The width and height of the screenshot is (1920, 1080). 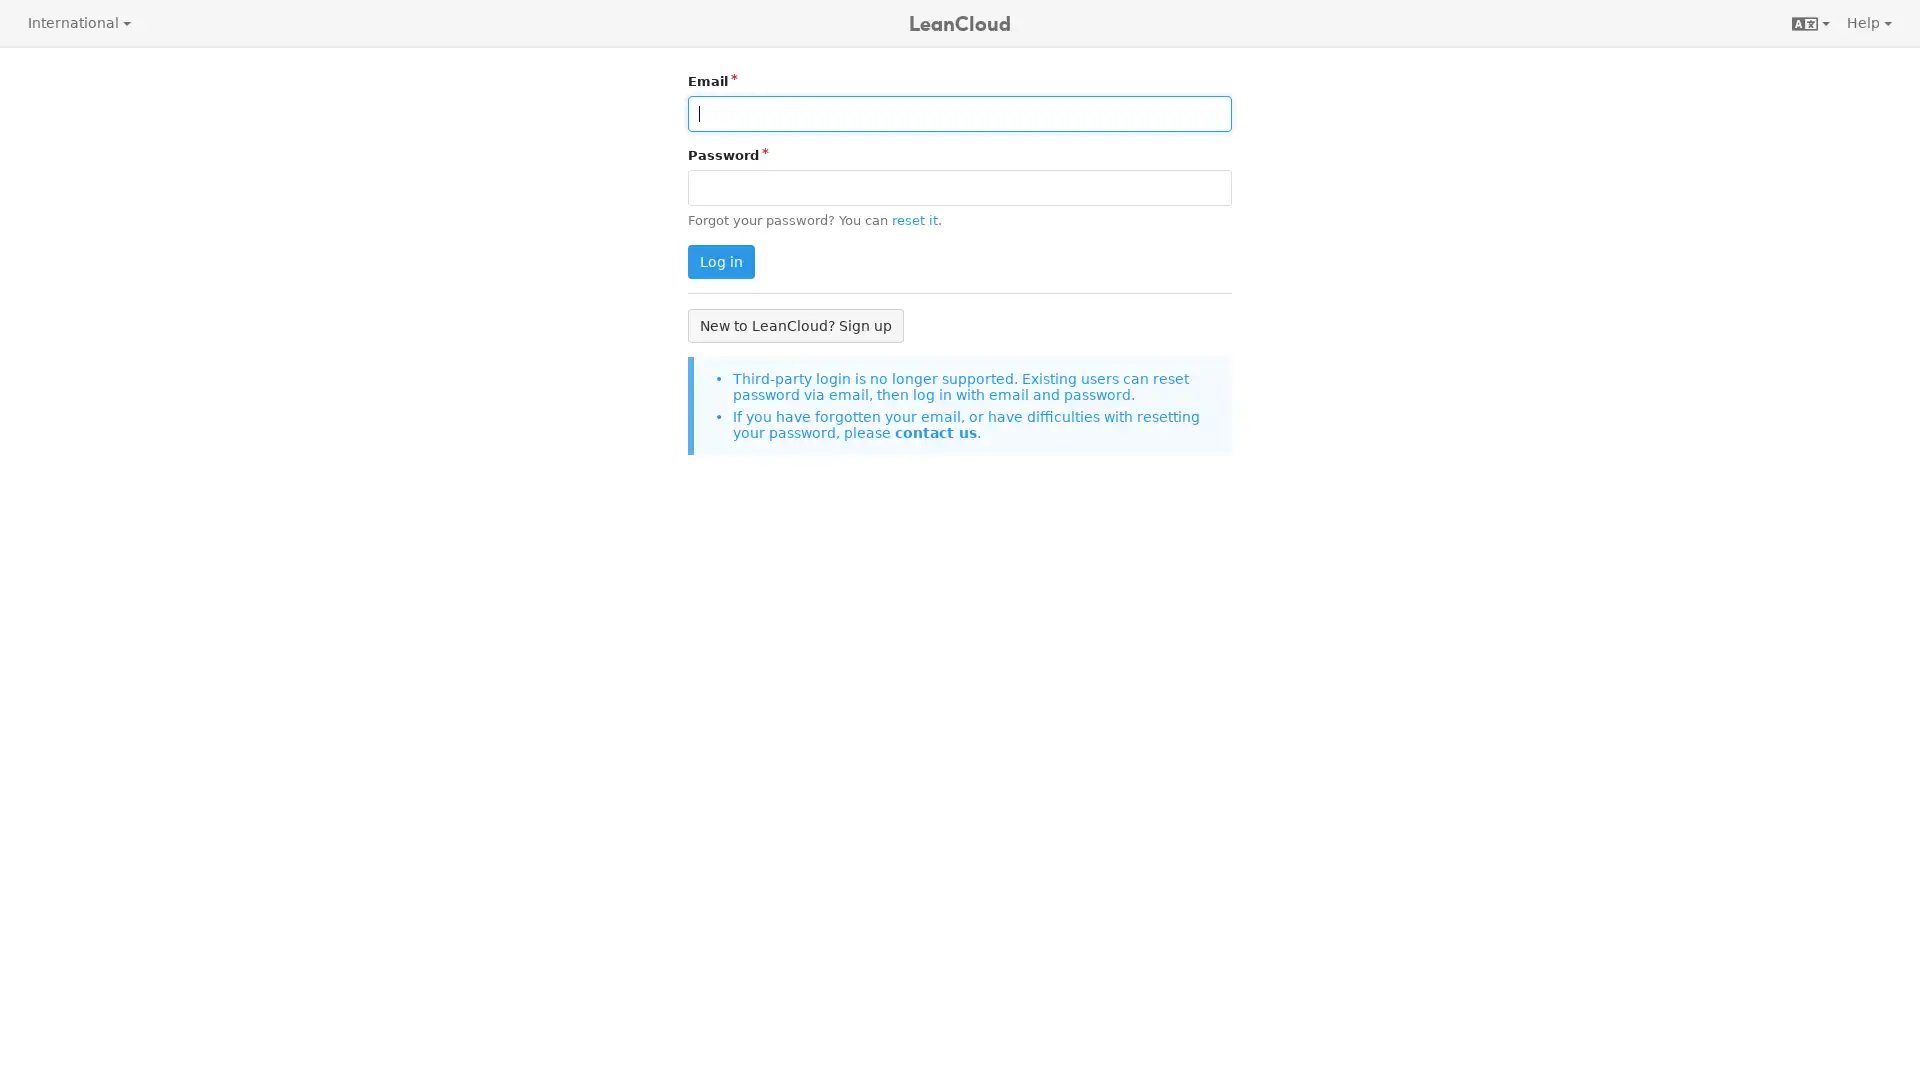 I want to click on Log in, so click(x=720, y=261).